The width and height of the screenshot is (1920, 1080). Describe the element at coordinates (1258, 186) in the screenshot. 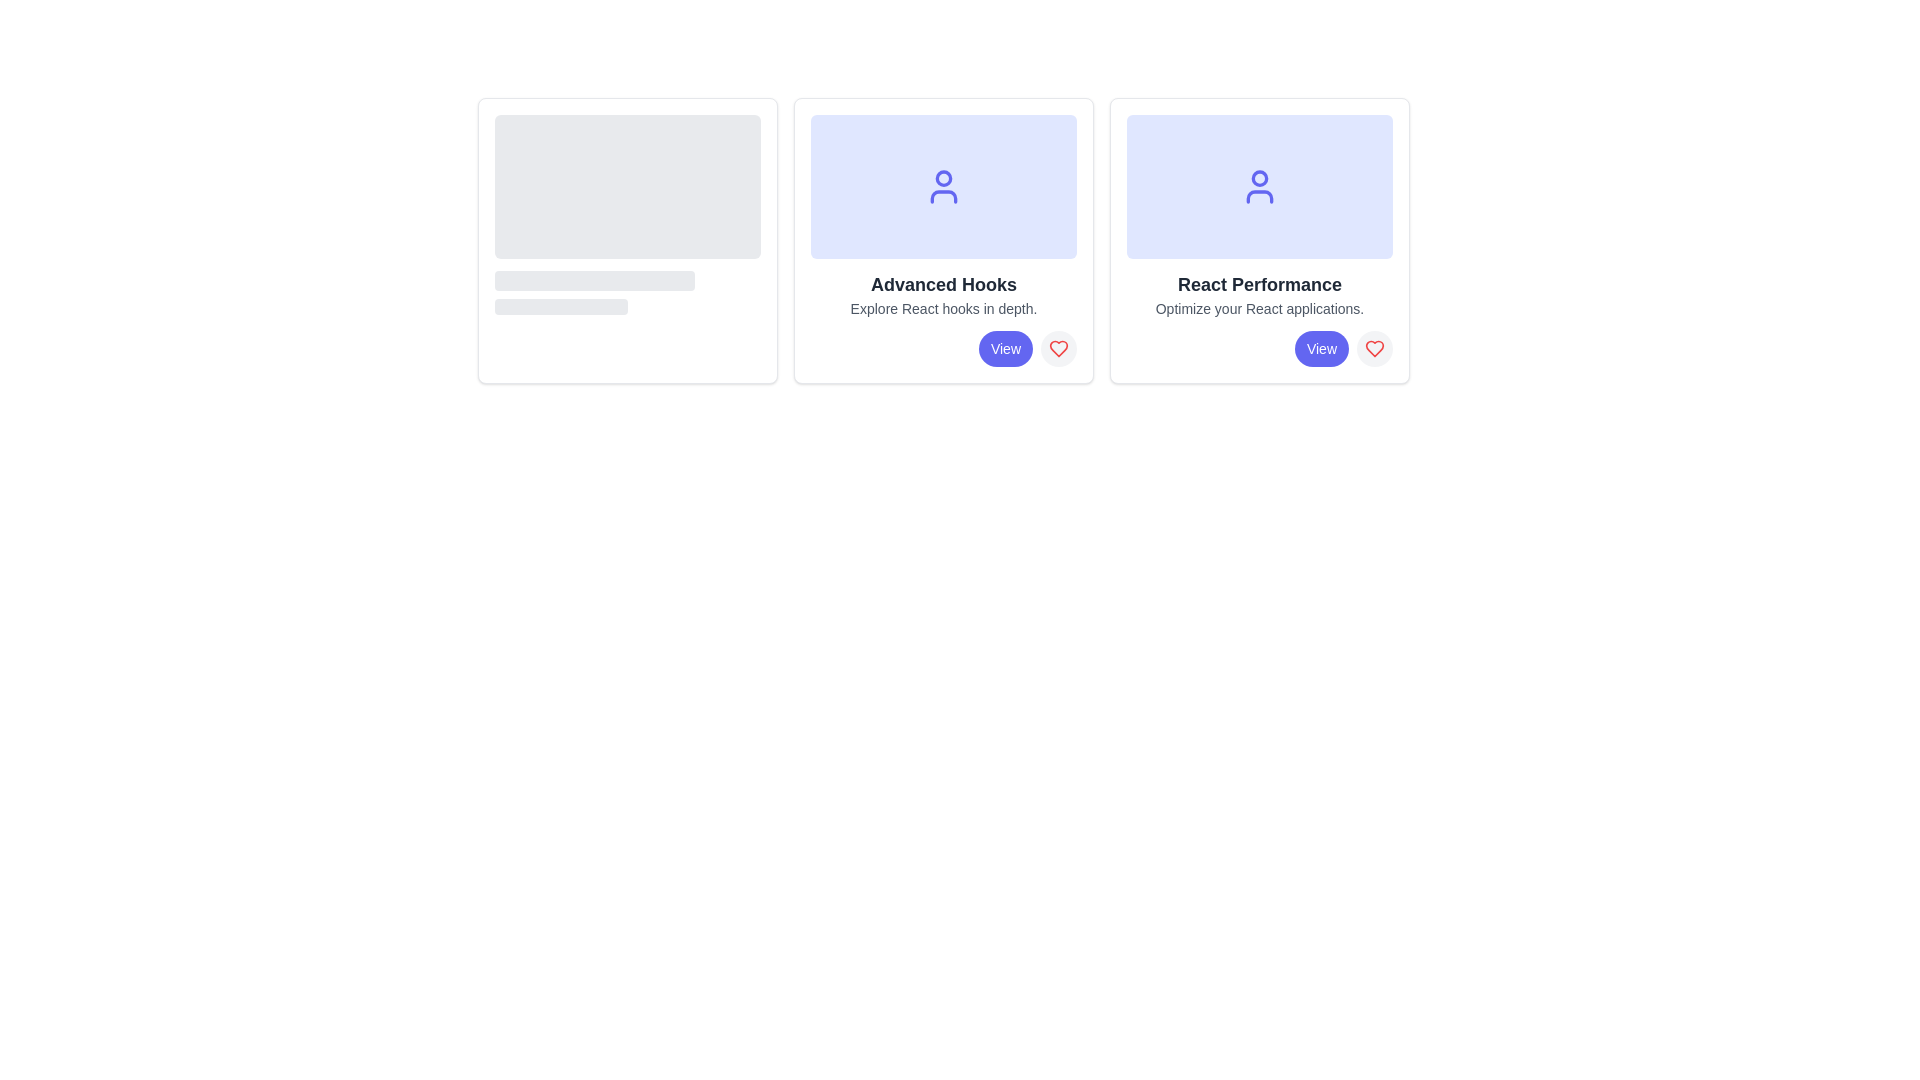

I see `the user icon representing a person, which is indigo in color and centrally aligned in the 'React Performance' card` at that location.